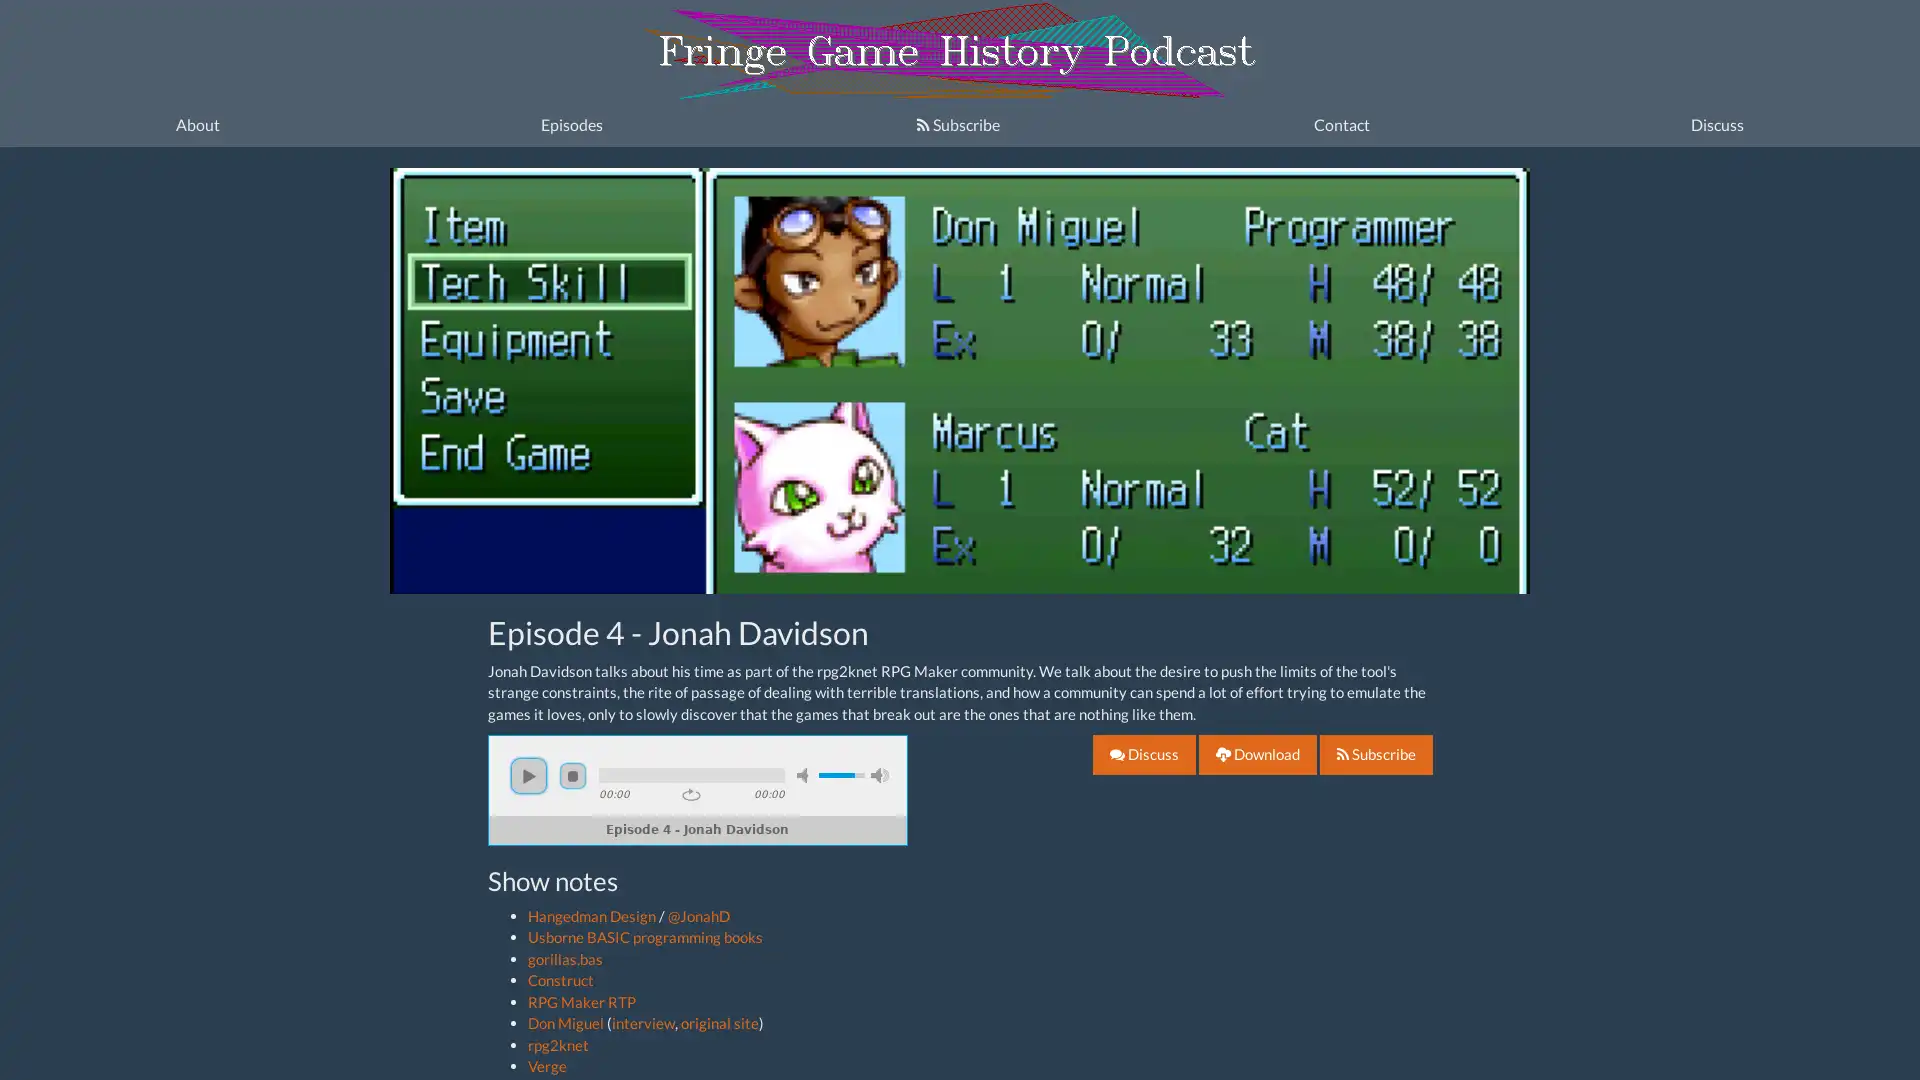 This screenshot has width=1920, height=1080. Describe the element at coordinates (691, 793) in the screenshot. I see `repeat` at that location.